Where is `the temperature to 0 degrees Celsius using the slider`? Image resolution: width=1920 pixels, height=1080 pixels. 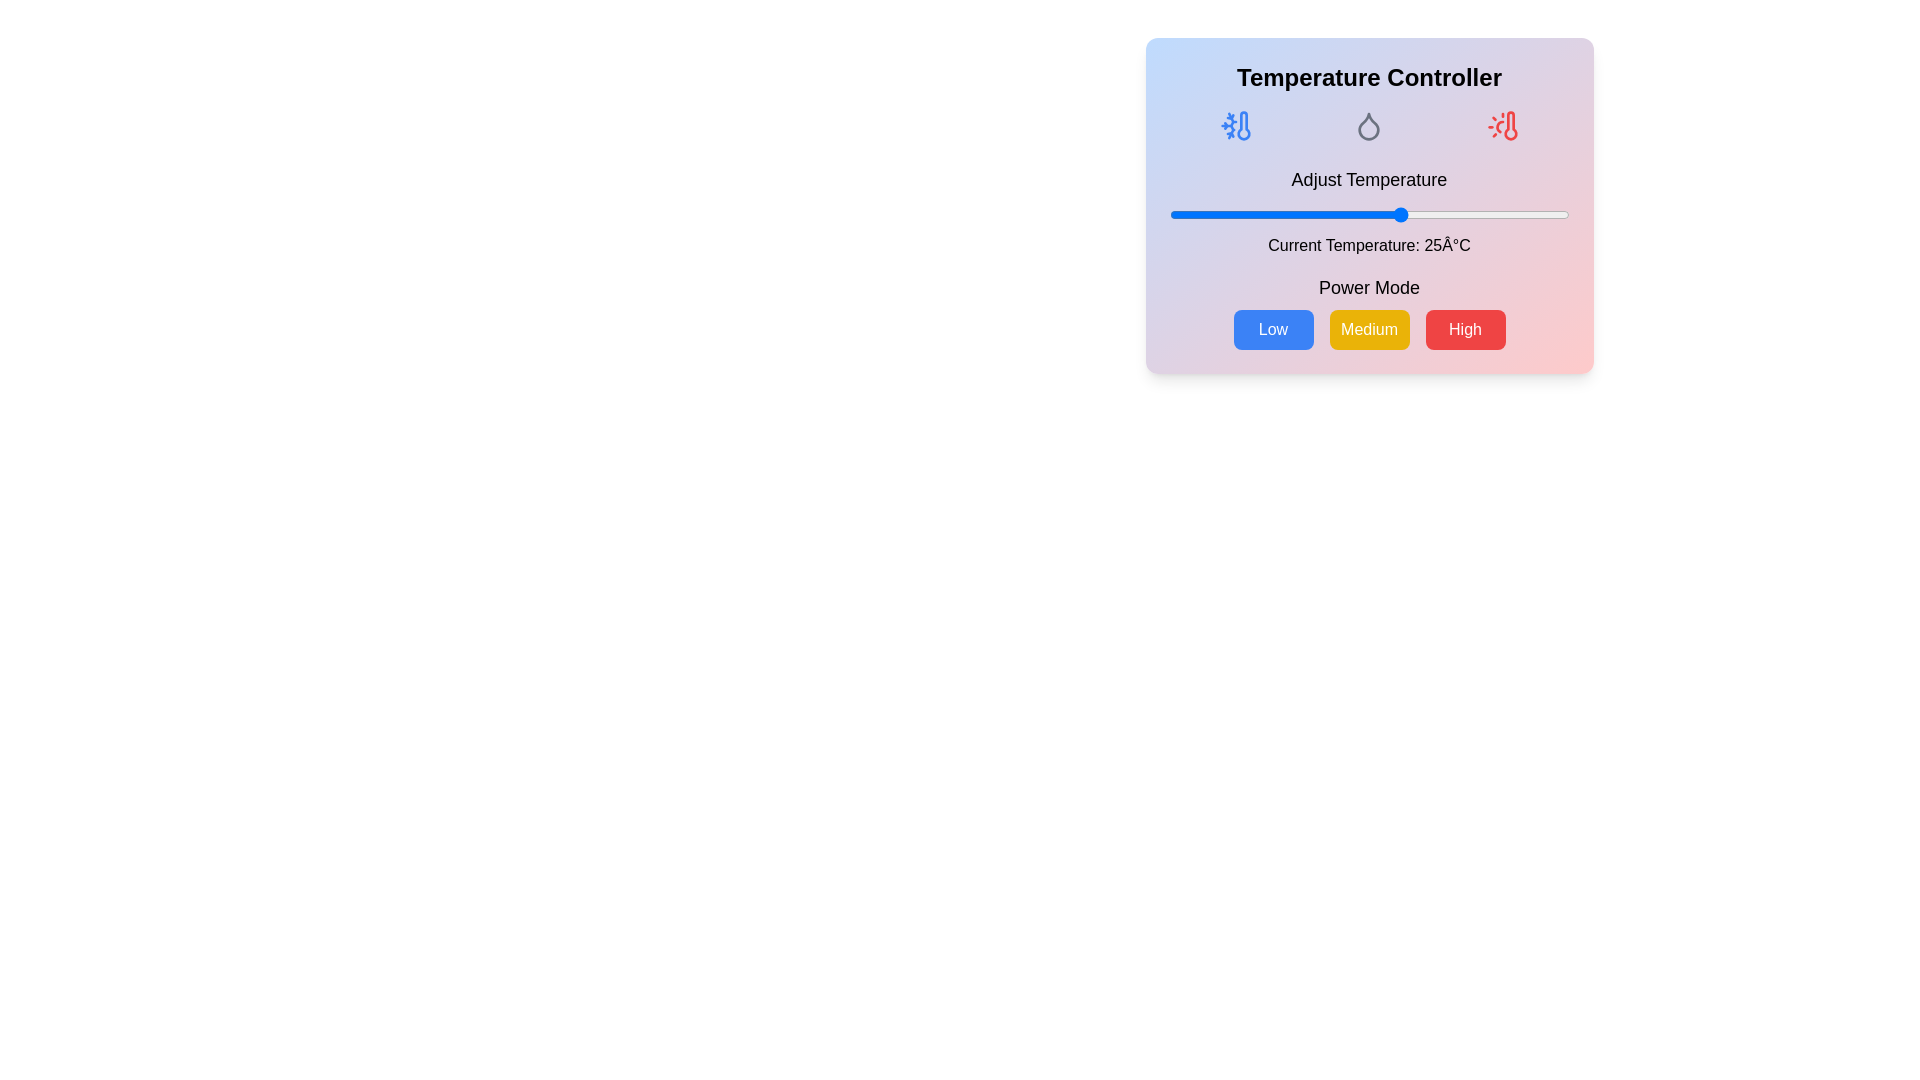
the temperature to 0 degrees Celsius using the slider is located at coordinates (1235, 215).